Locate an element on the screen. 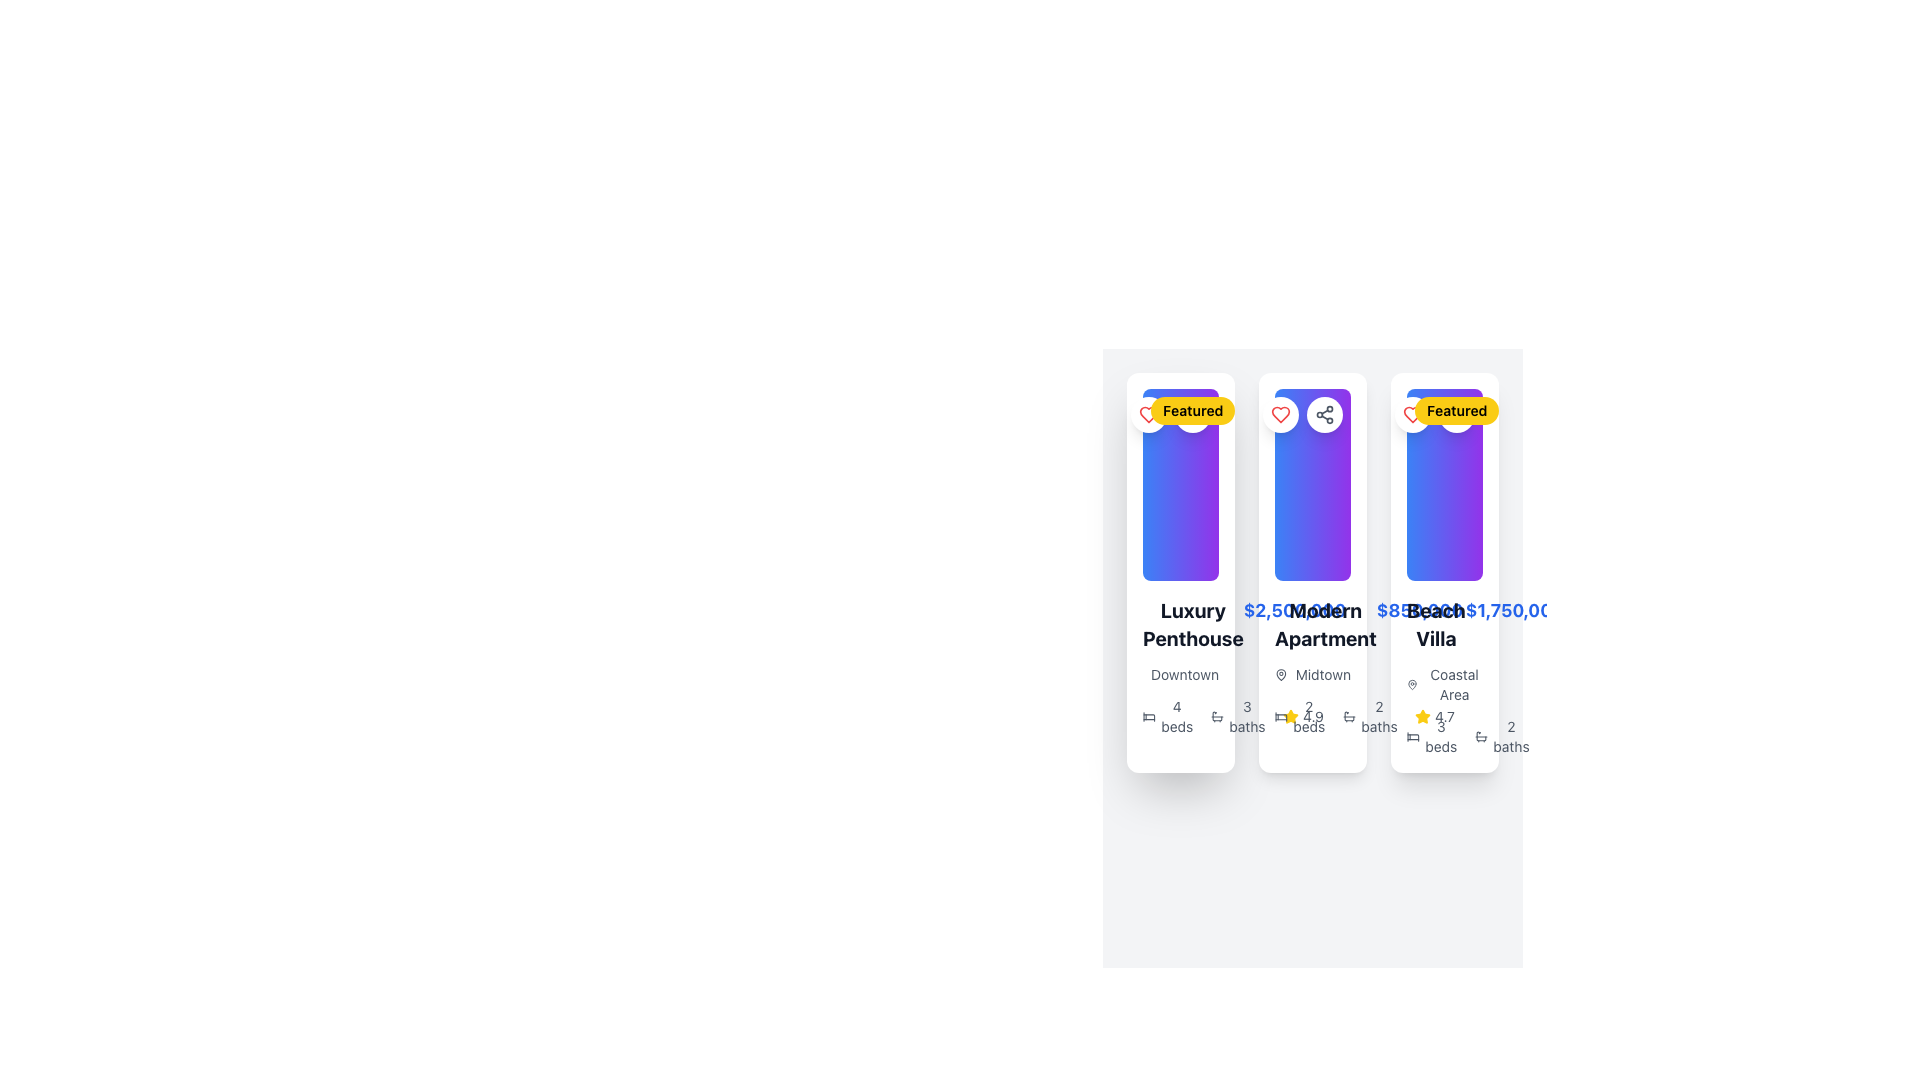 This screenshot has width=1920, height=1080. the descriptive UI component displaying '2 baths' with an accompanying bathtub icon, located at the bottom of the third property card is located at coordinates (1511, 736).